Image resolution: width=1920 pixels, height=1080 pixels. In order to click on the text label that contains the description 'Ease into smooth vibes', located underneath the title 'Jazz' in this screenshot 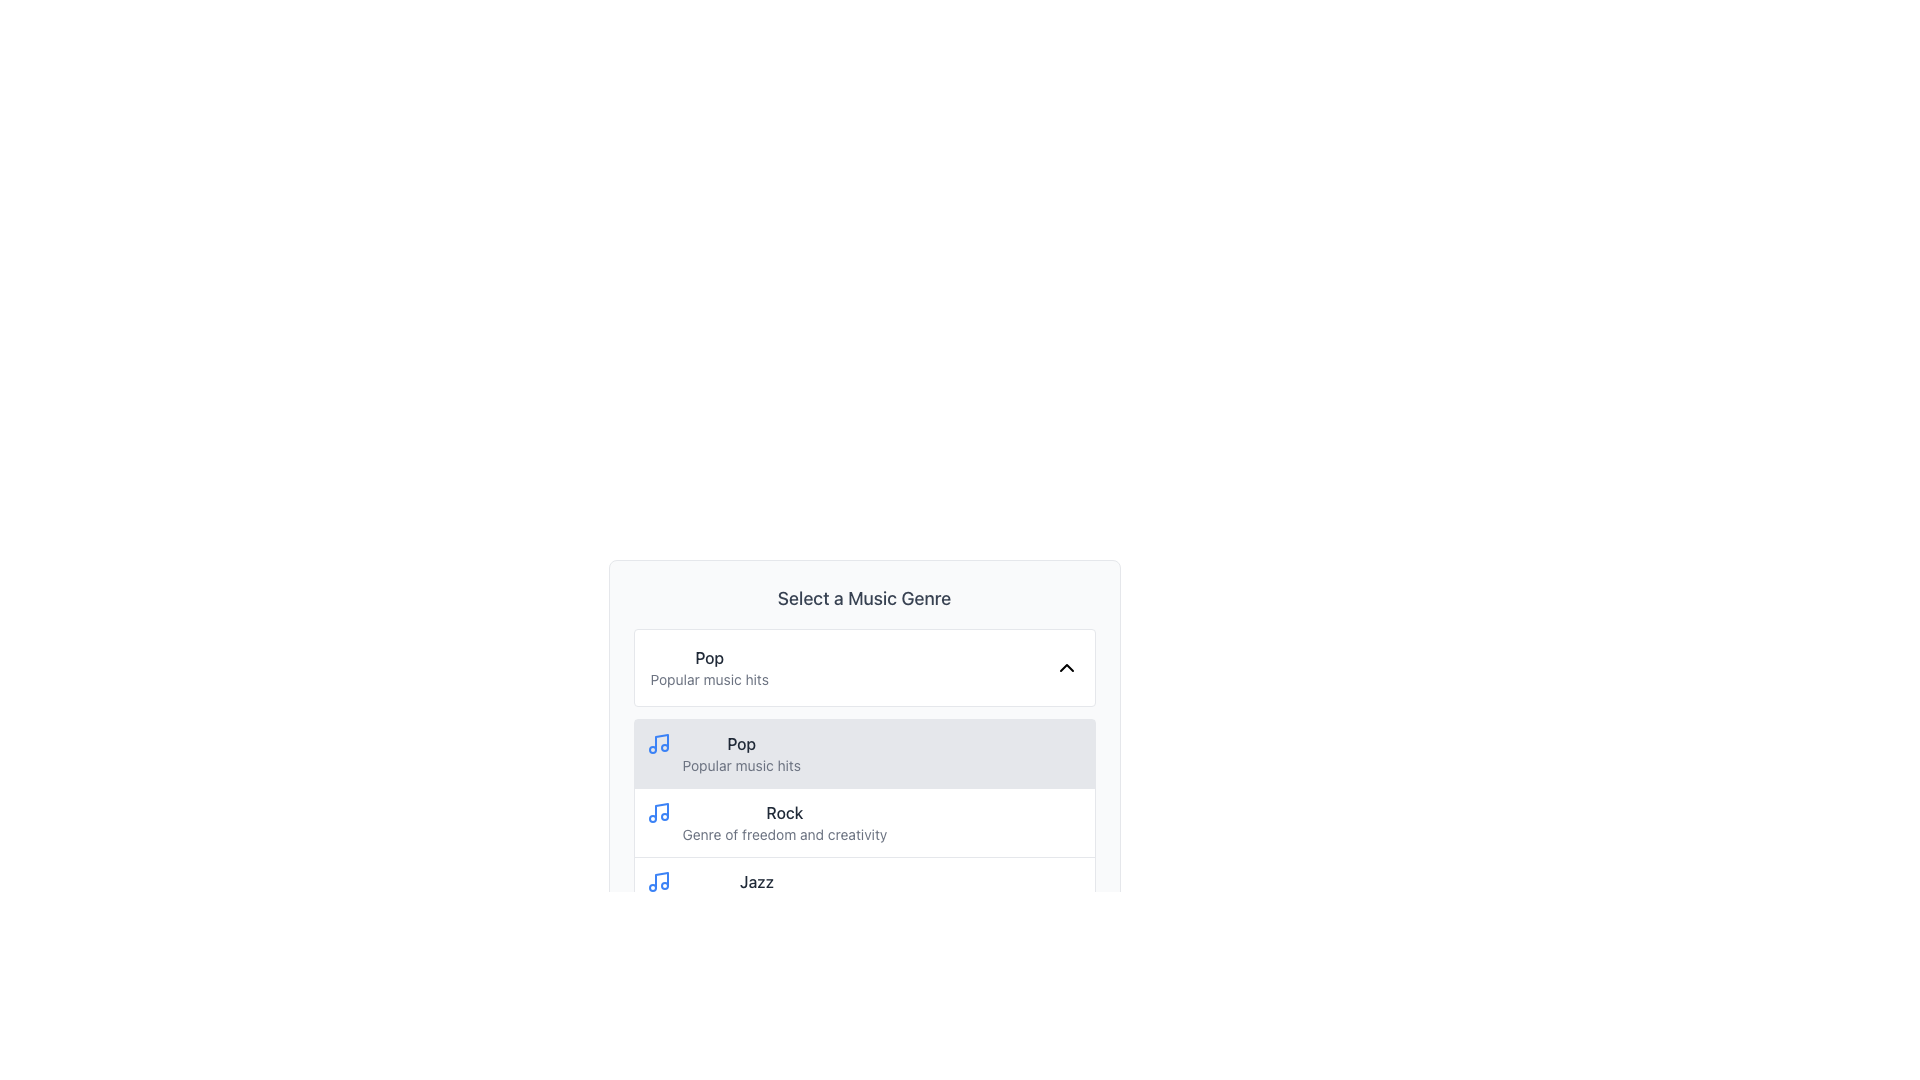, I will do `click(756, 903)`.